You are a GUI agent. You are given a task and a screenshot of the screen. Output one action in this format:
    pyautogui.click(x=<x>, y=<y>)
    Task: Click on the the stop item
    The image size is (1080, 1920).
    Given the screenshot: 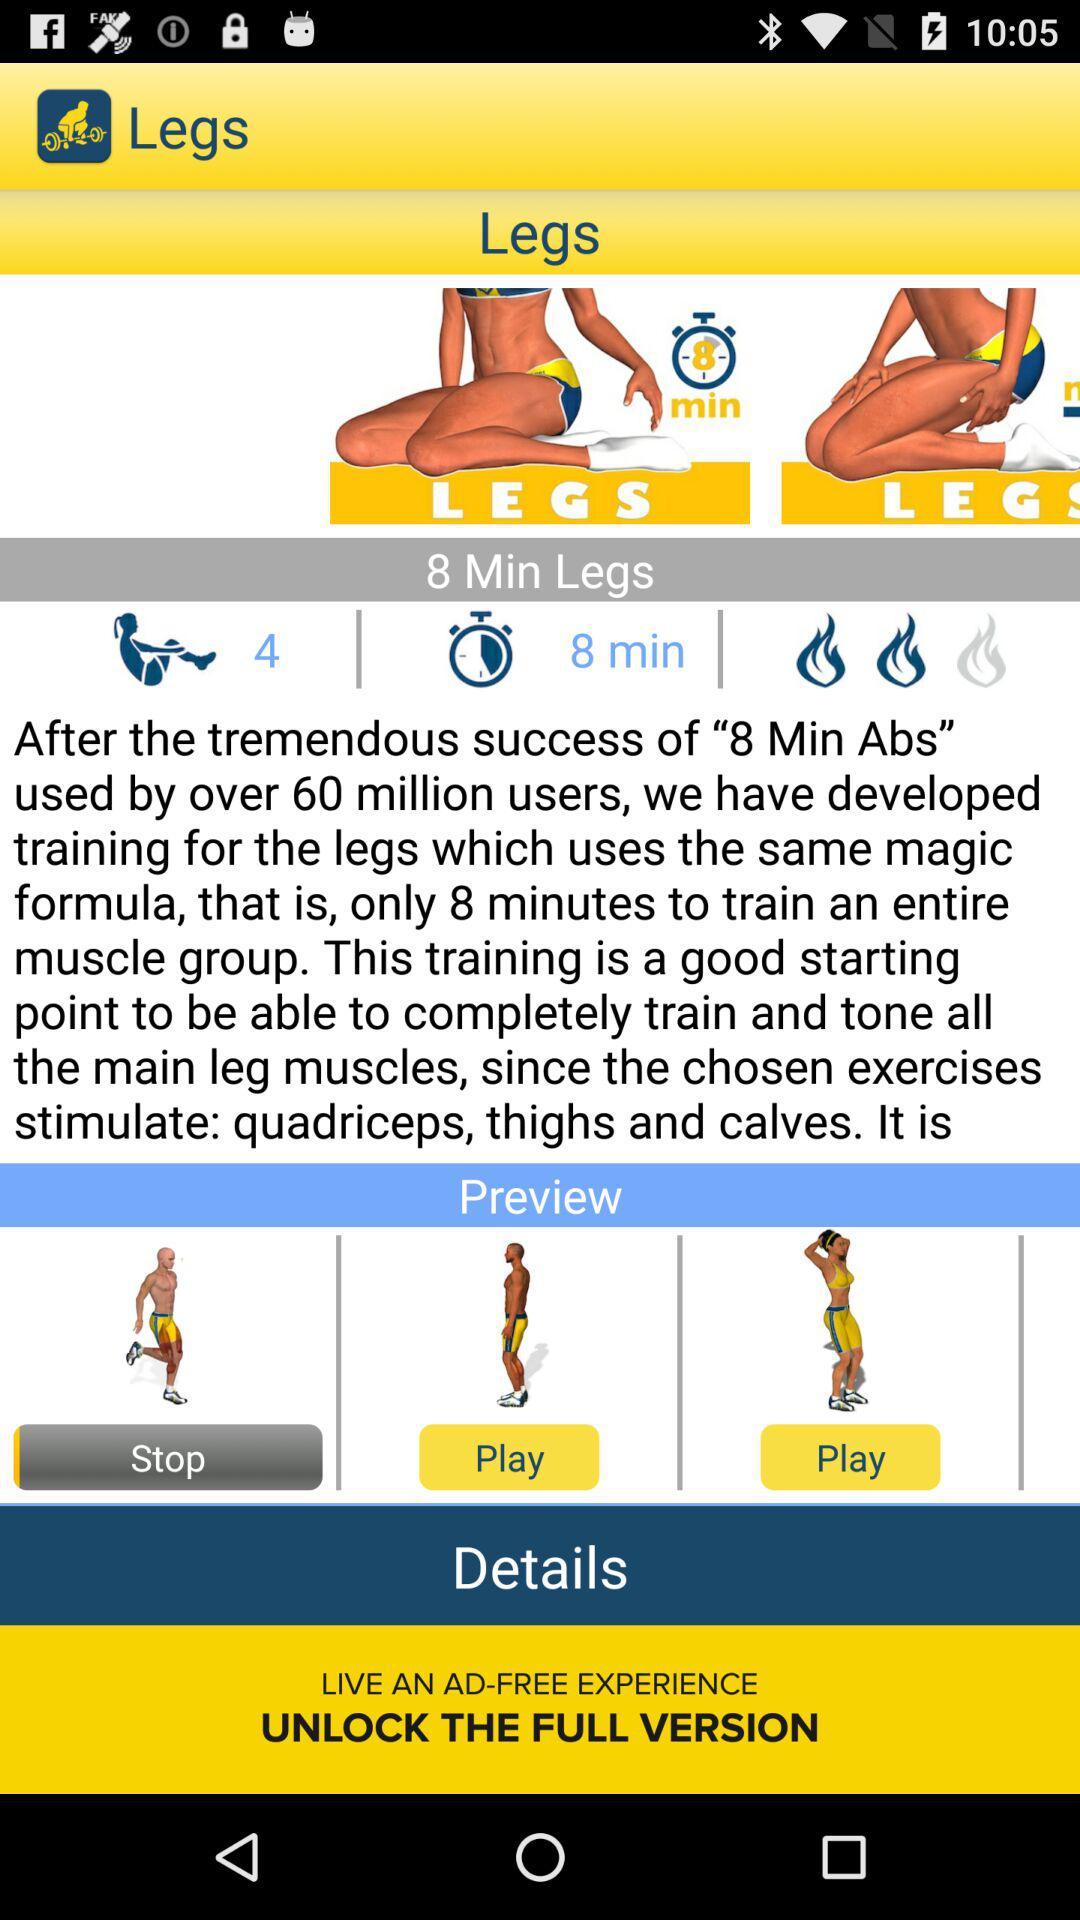 What is the action you would take?
    pyautogui.click(x=167, y=1457)
    